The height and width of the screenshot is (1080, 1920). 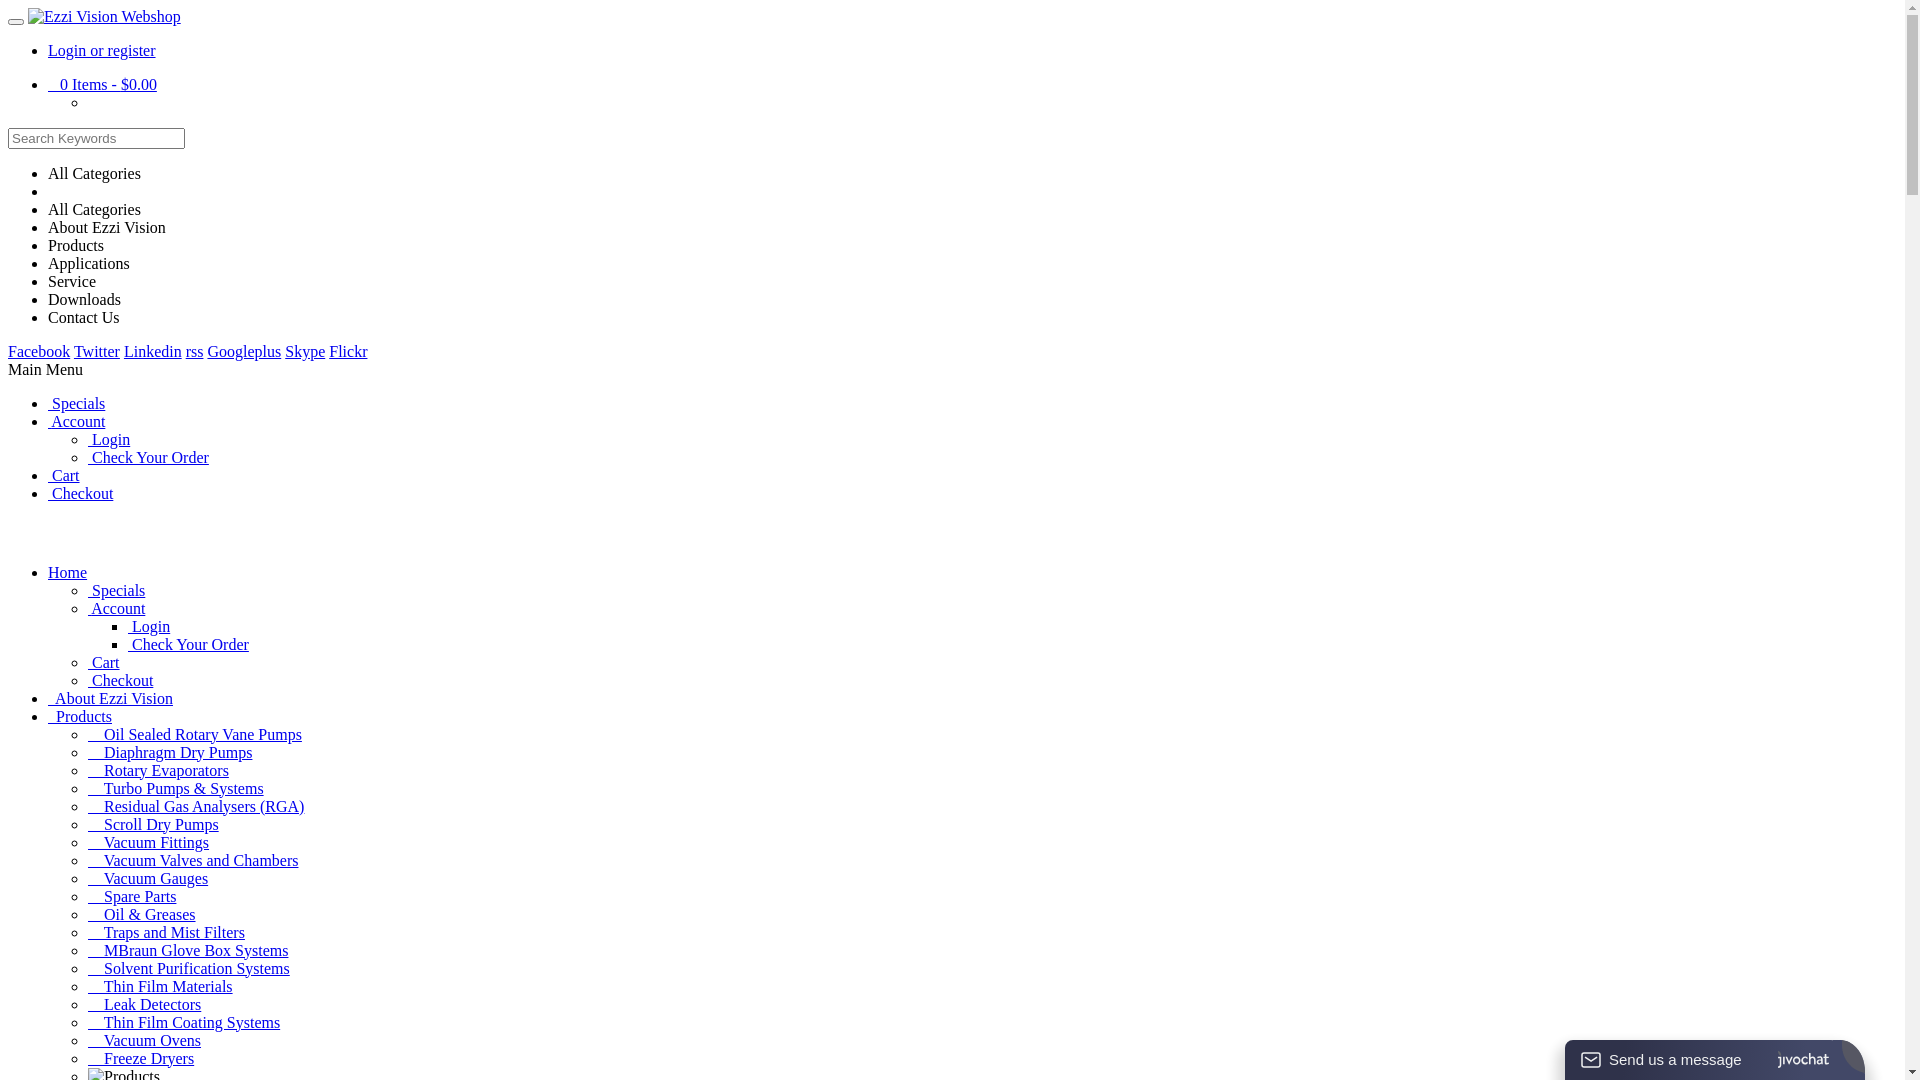 I want to click on '    Rotary Evaporators', so click(x=157, y=769).